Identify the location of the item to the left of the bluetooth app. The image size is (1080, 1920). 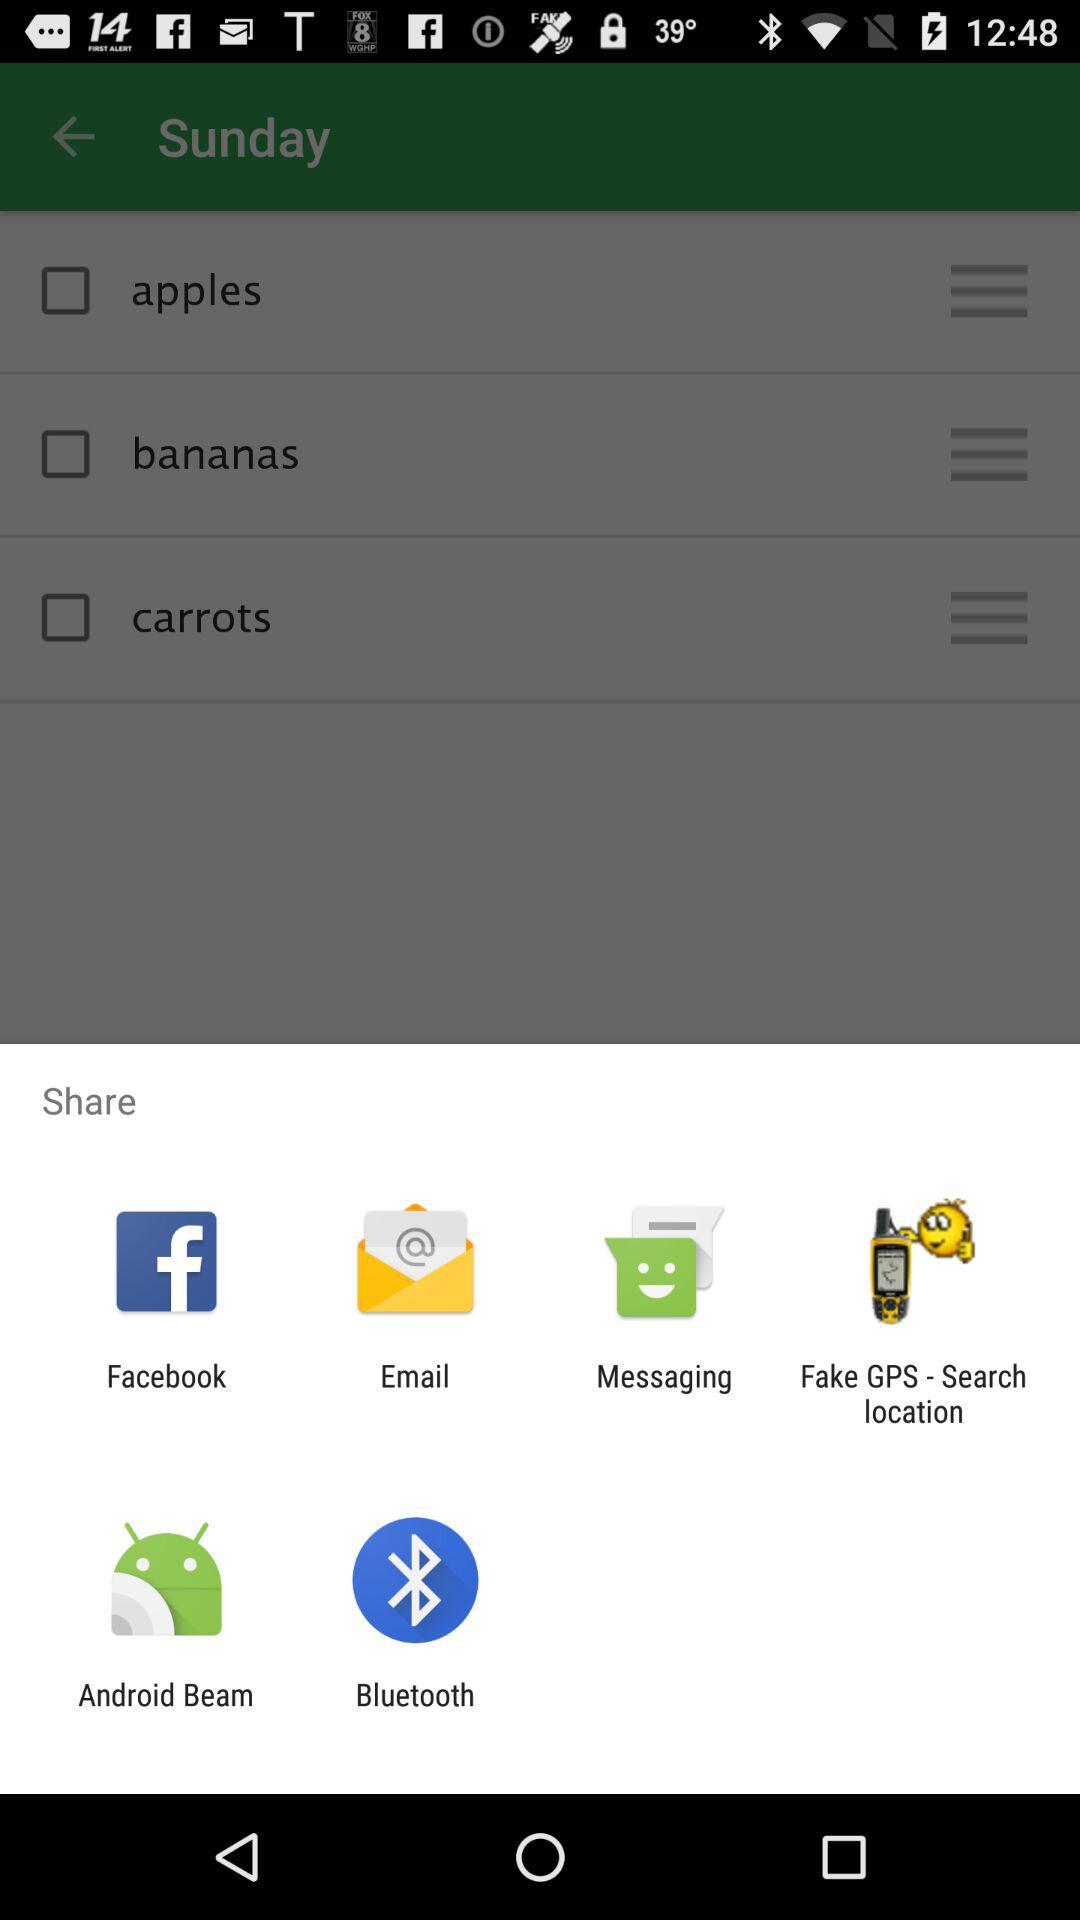
(165, 1711).